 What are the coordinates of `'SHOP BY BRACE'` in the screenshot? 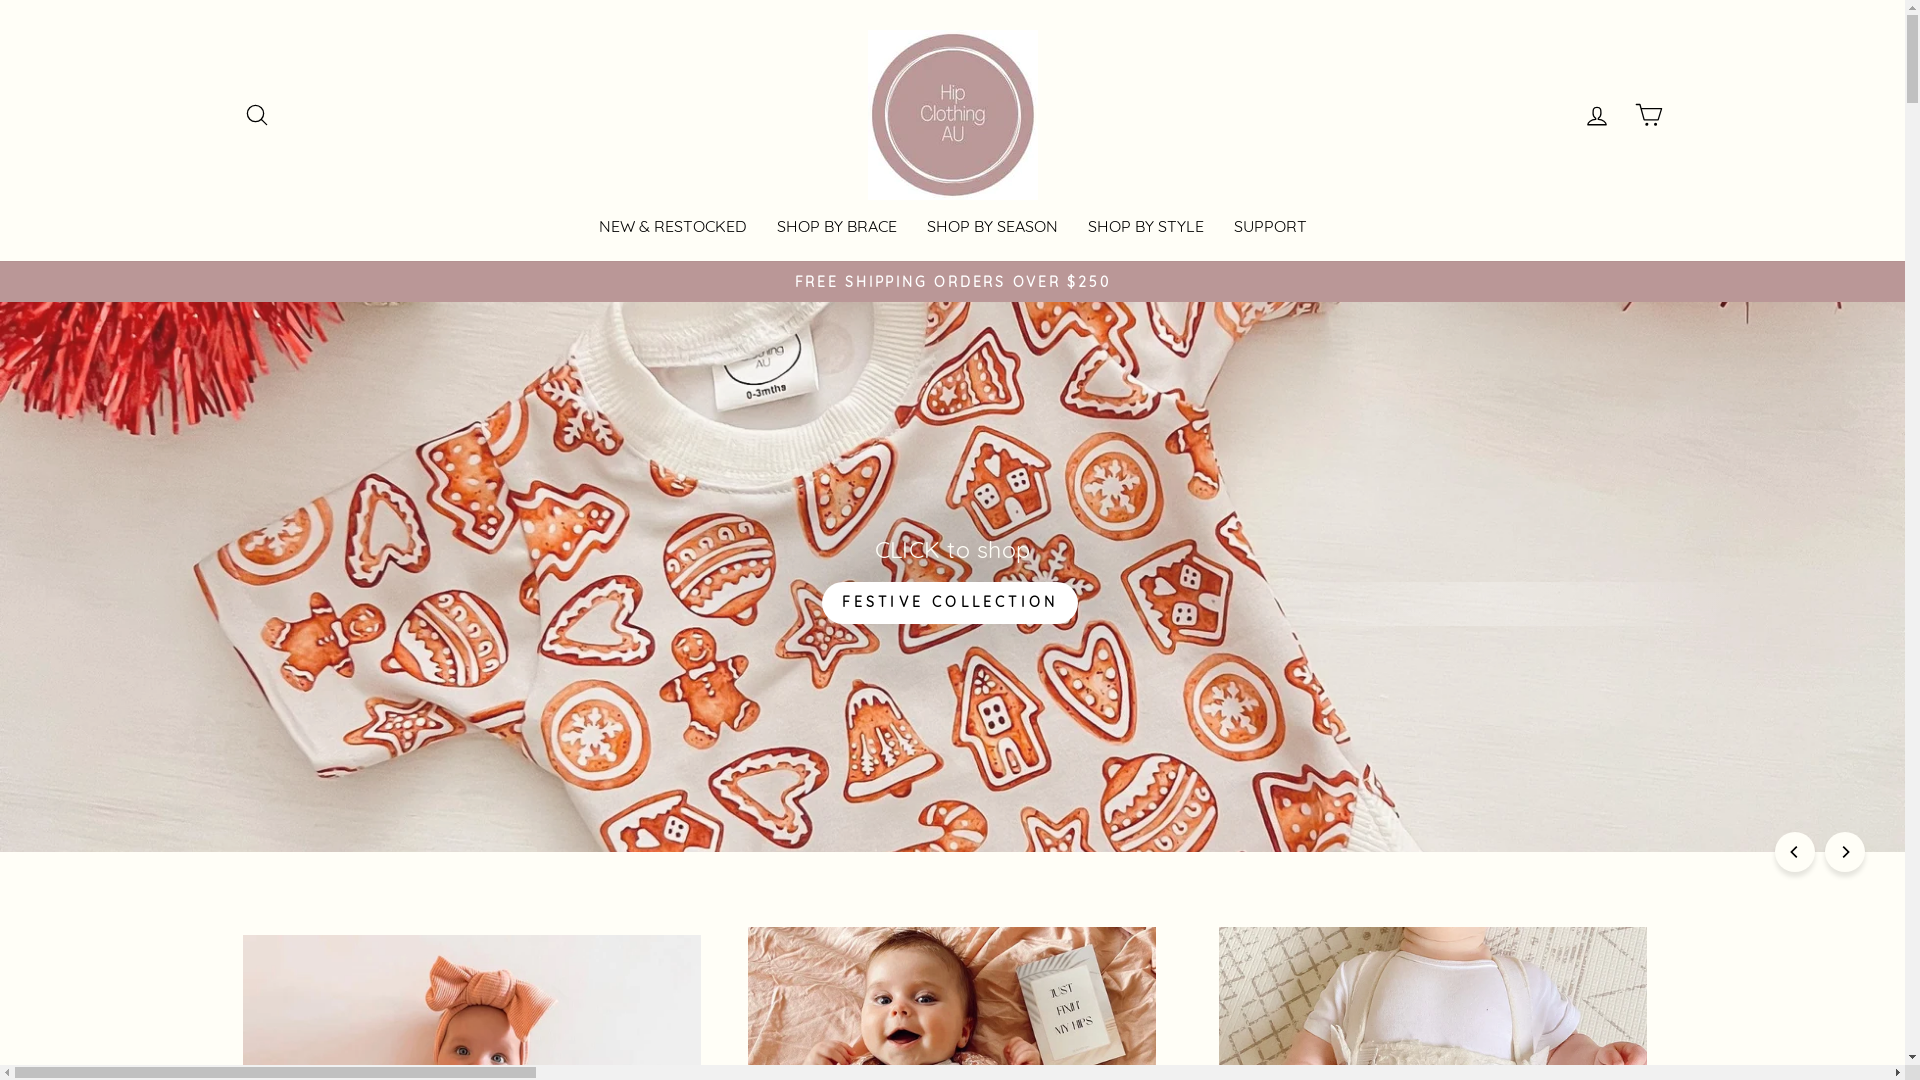 It's located at (761, 225).